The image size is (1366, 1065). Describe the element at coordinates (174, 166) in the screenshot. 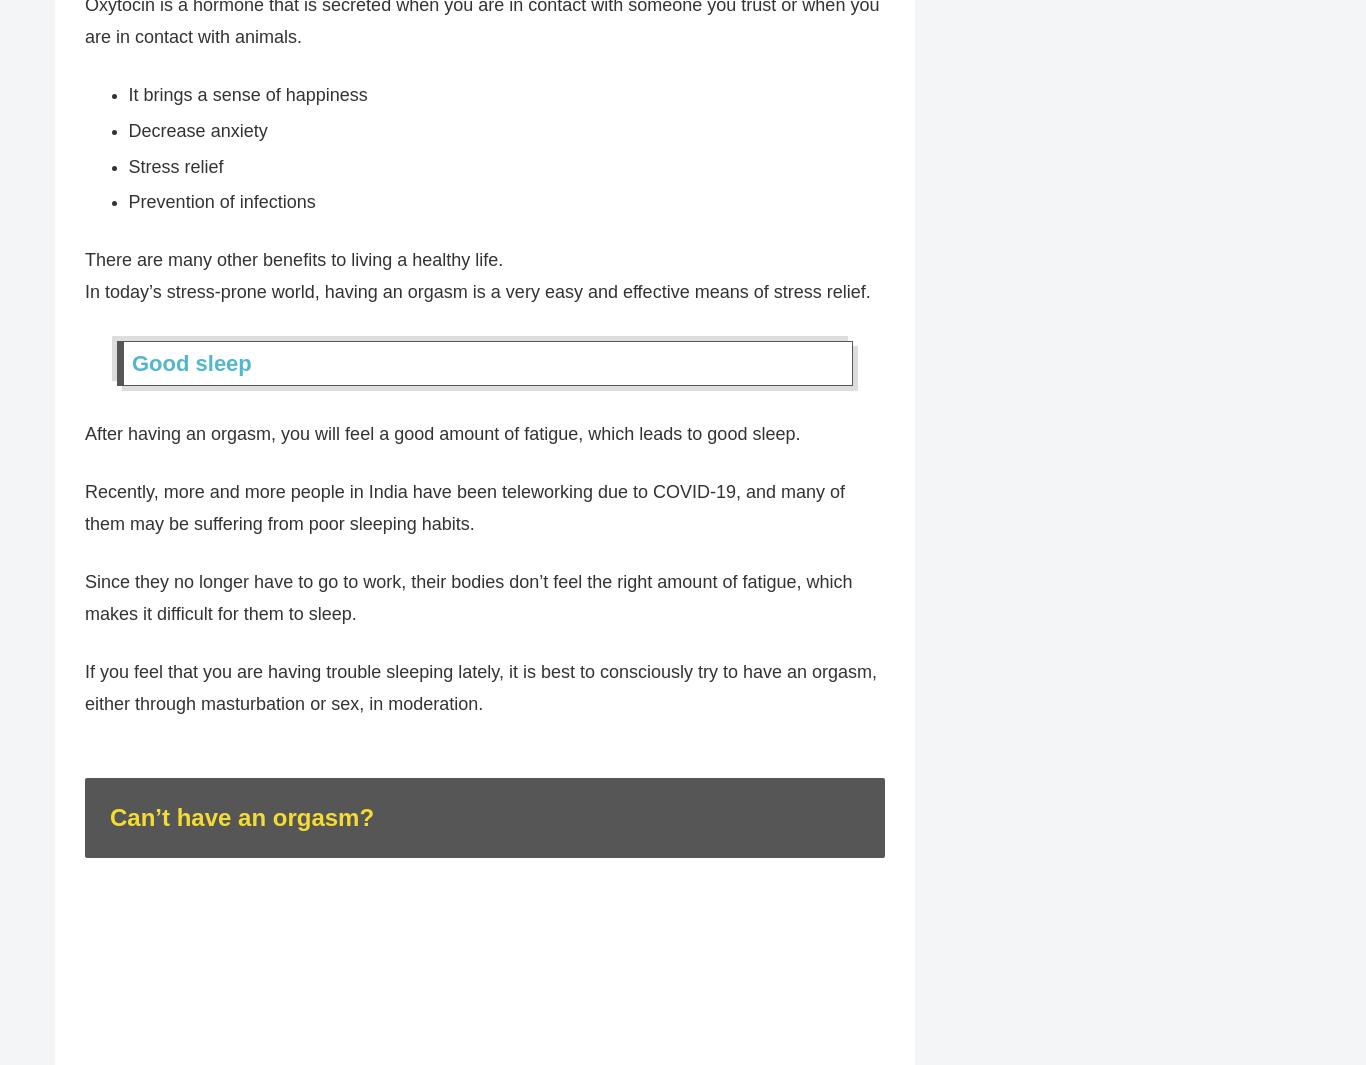

I see `'Stress relief'` at that location.